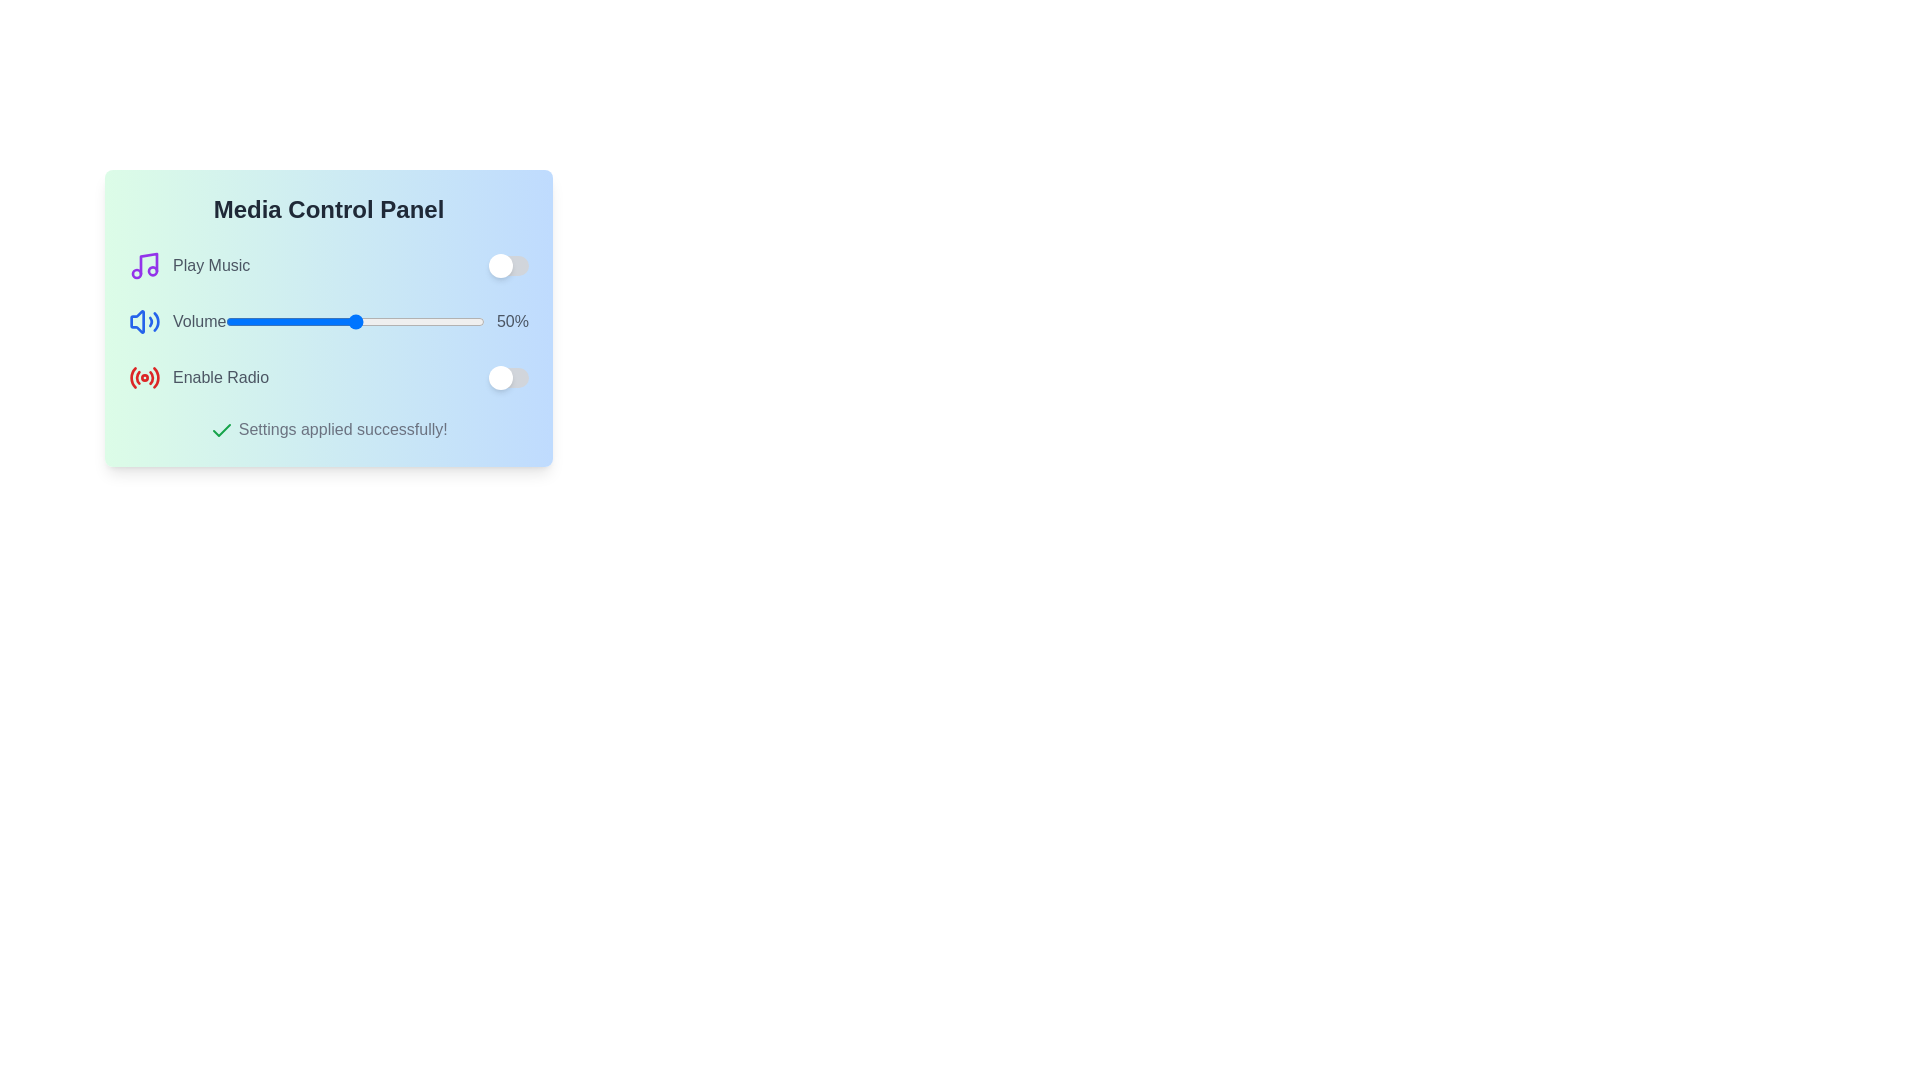 The height and width of the screenshot is (1080, 1920). I want to click on the volume slider, so click(263, 320).